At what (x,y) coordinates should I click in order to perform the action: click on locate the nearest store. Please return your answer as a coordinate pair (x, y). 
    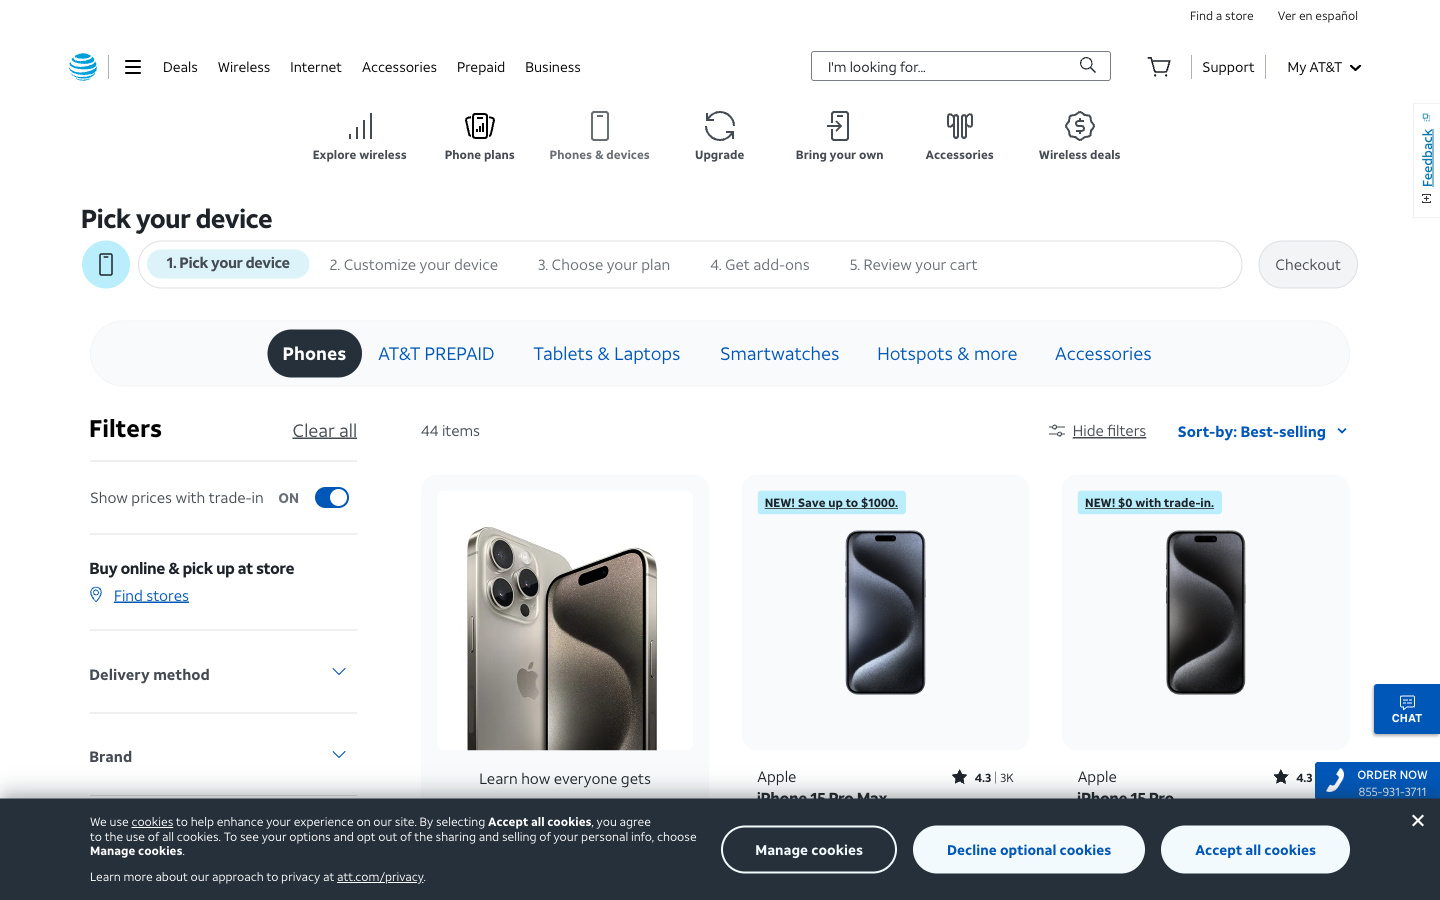
    Looking at the image, I should click on (1220, 14).